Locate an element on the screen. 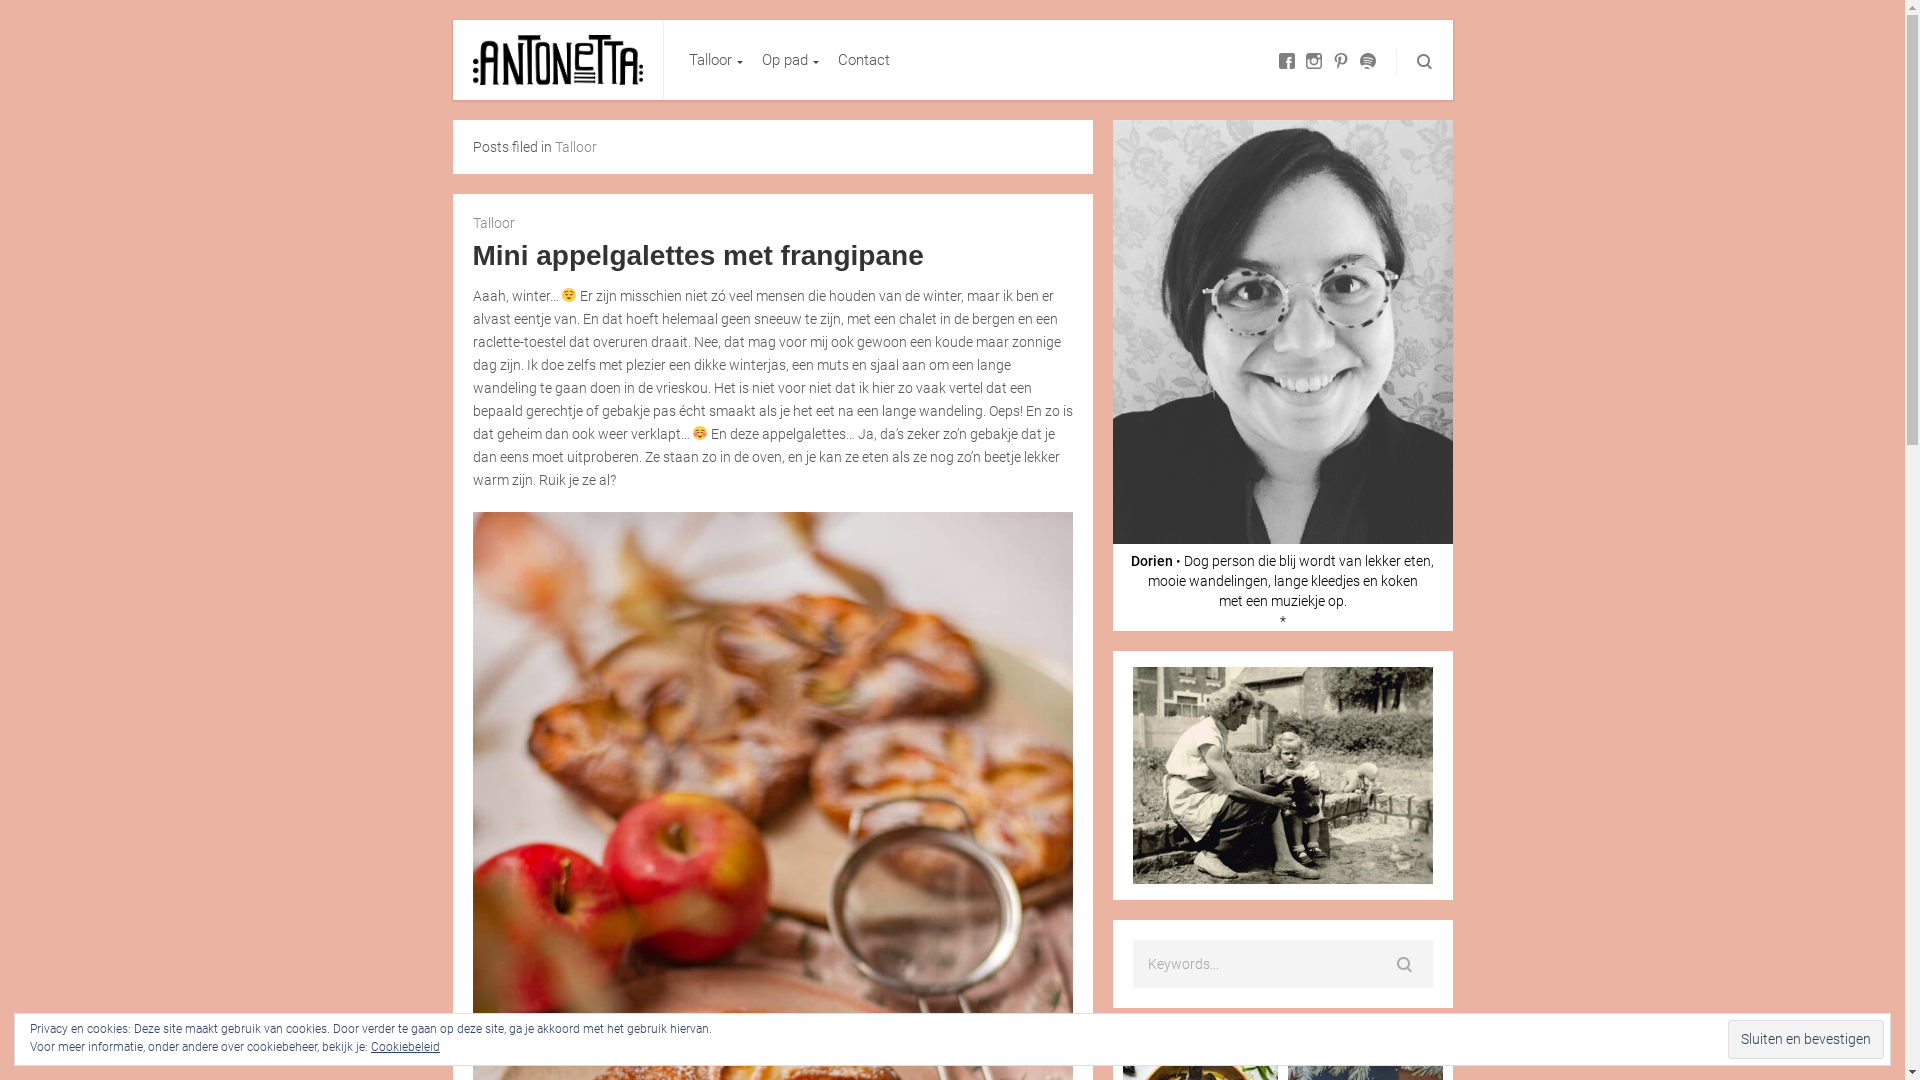  'Talloor' is located at coordinates (713, 59).